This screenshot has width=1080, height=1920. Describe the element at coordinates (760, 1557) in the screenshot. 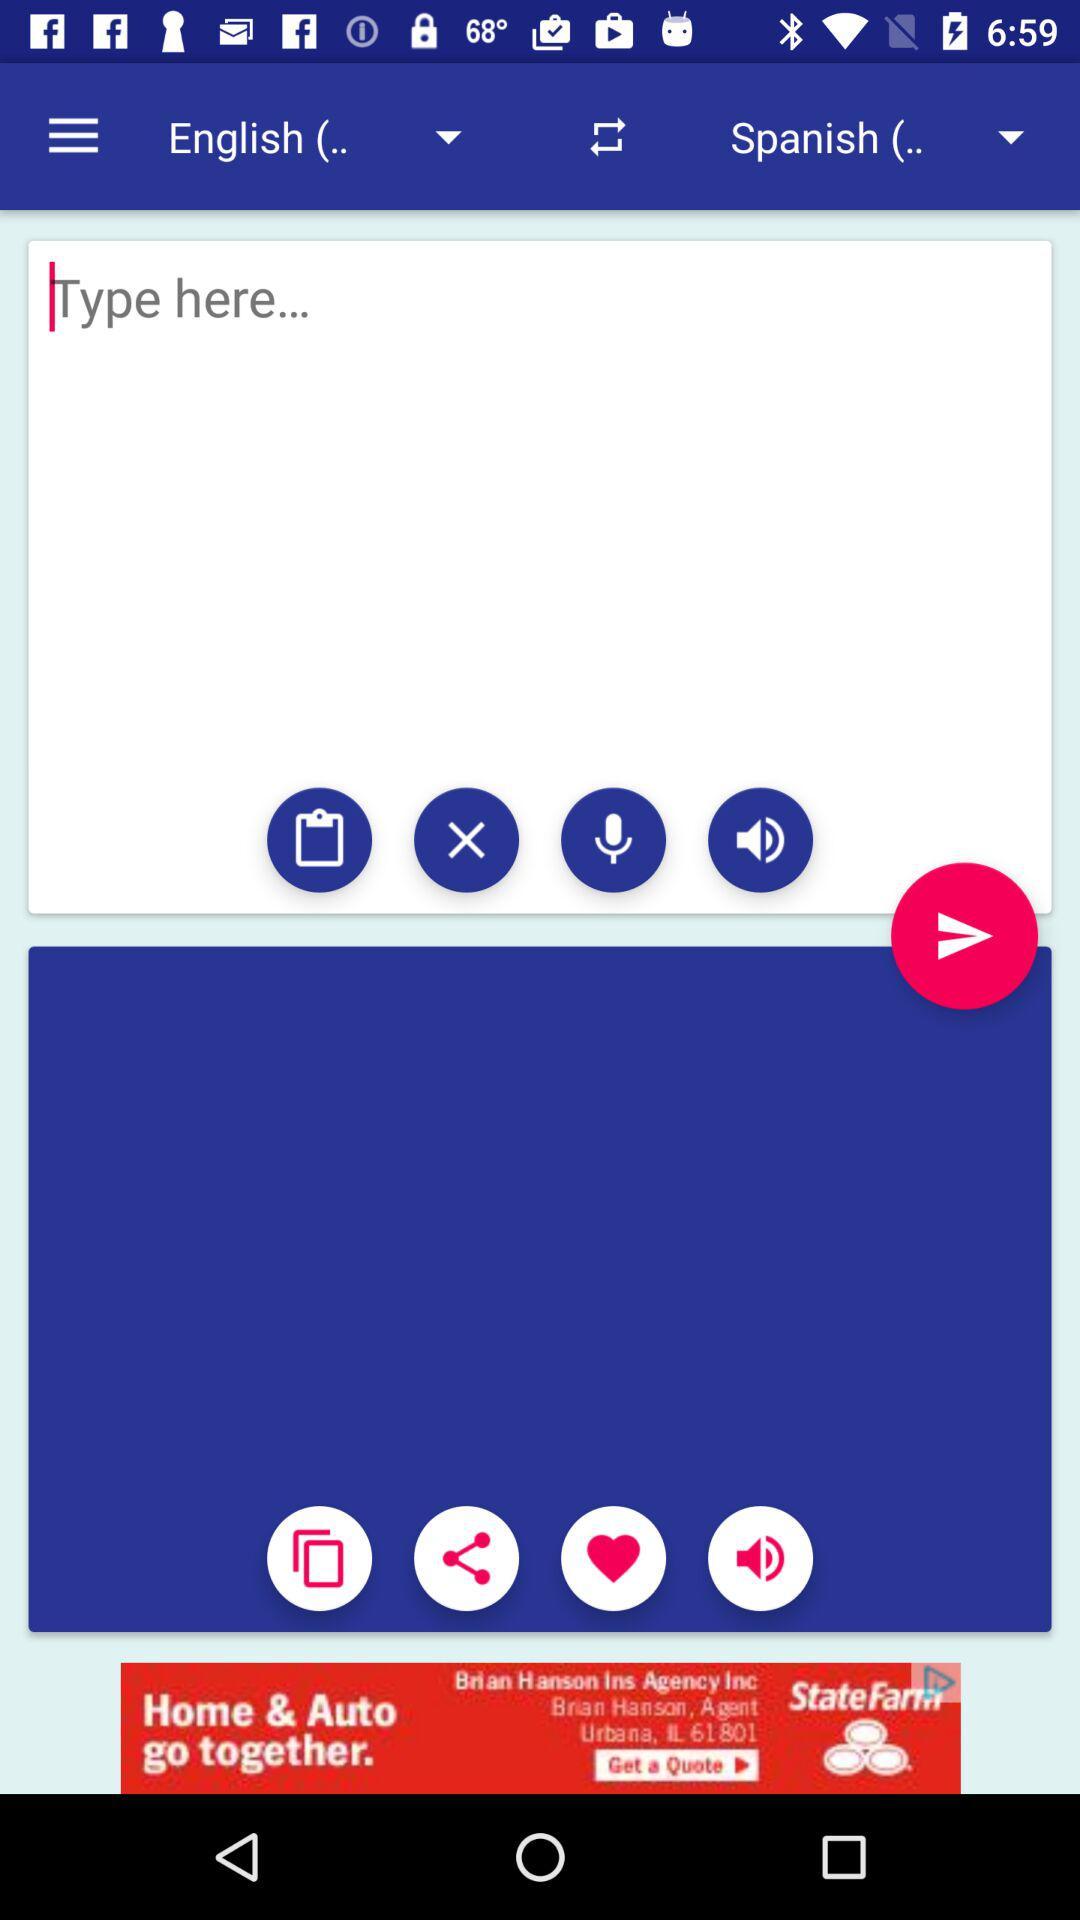

I see `click the adjust volume option` at that location.